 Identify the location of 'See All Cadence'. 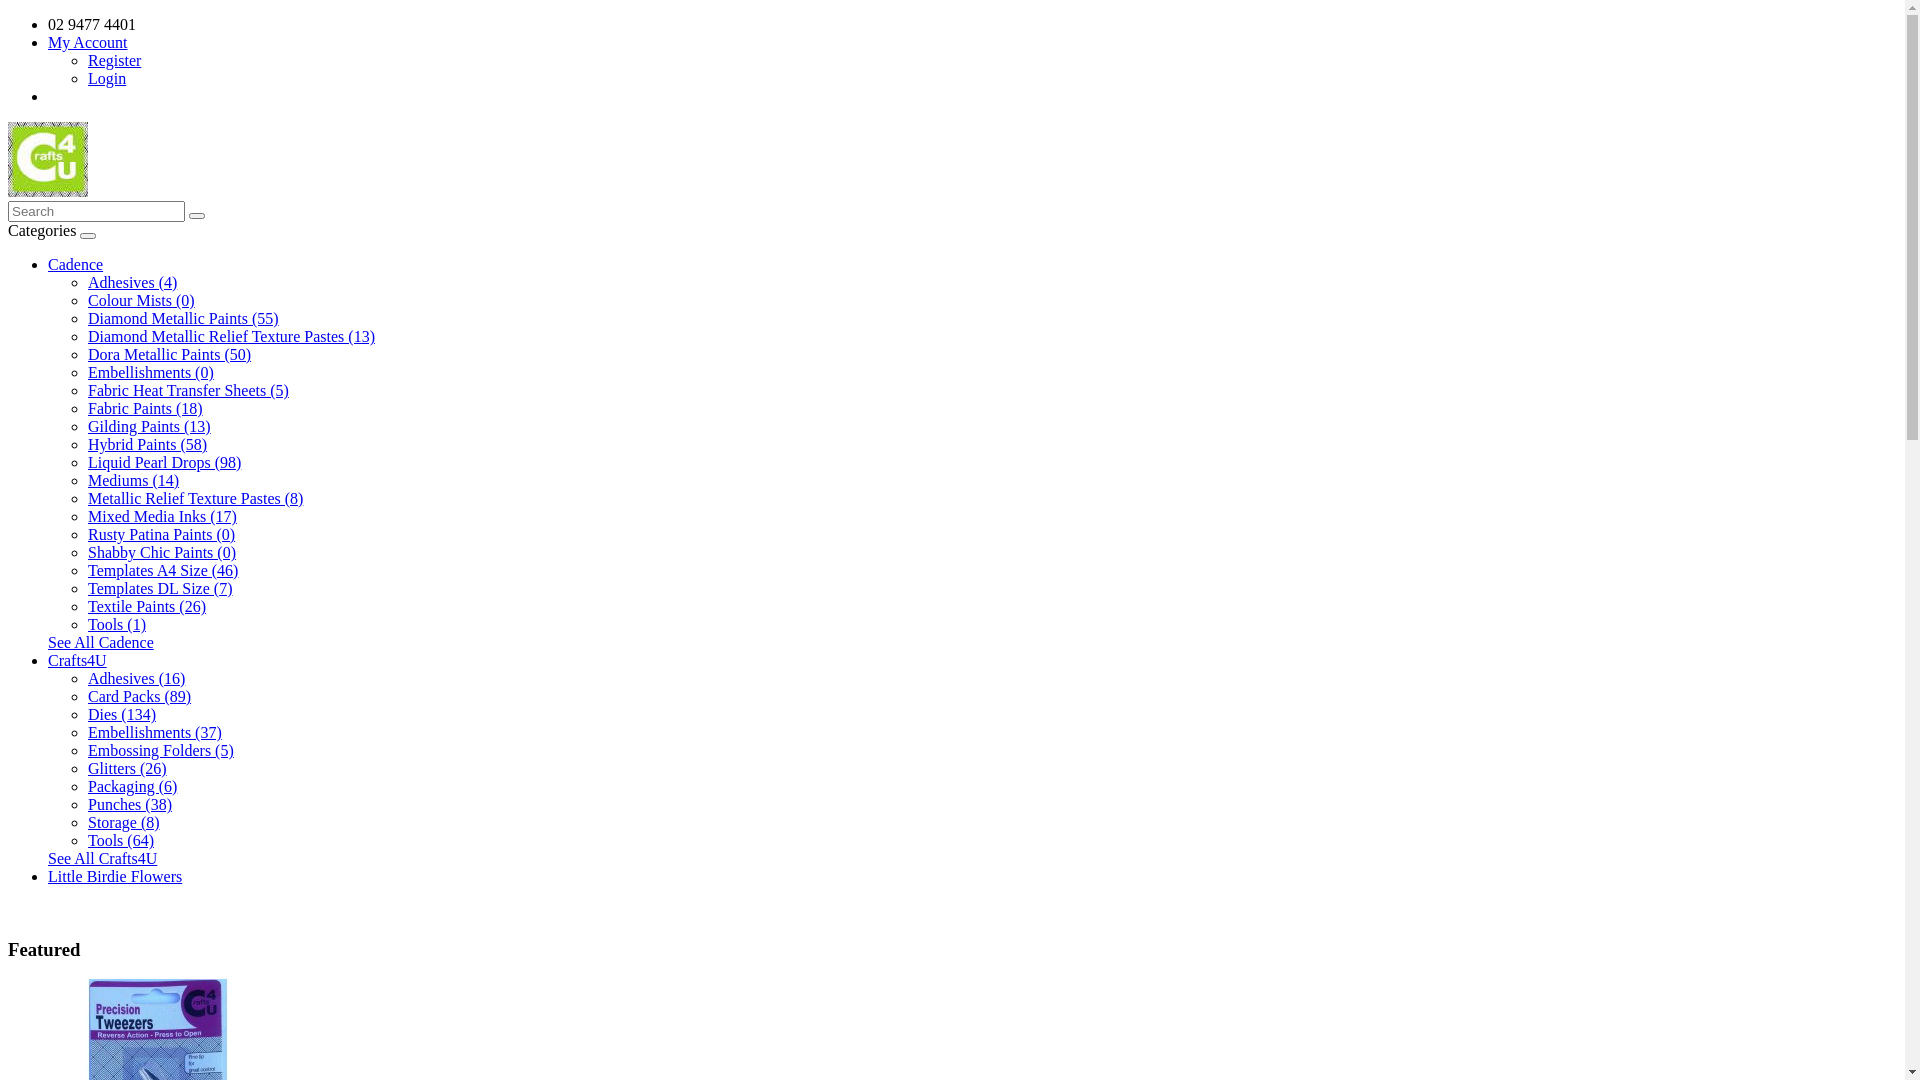
(48, 642).